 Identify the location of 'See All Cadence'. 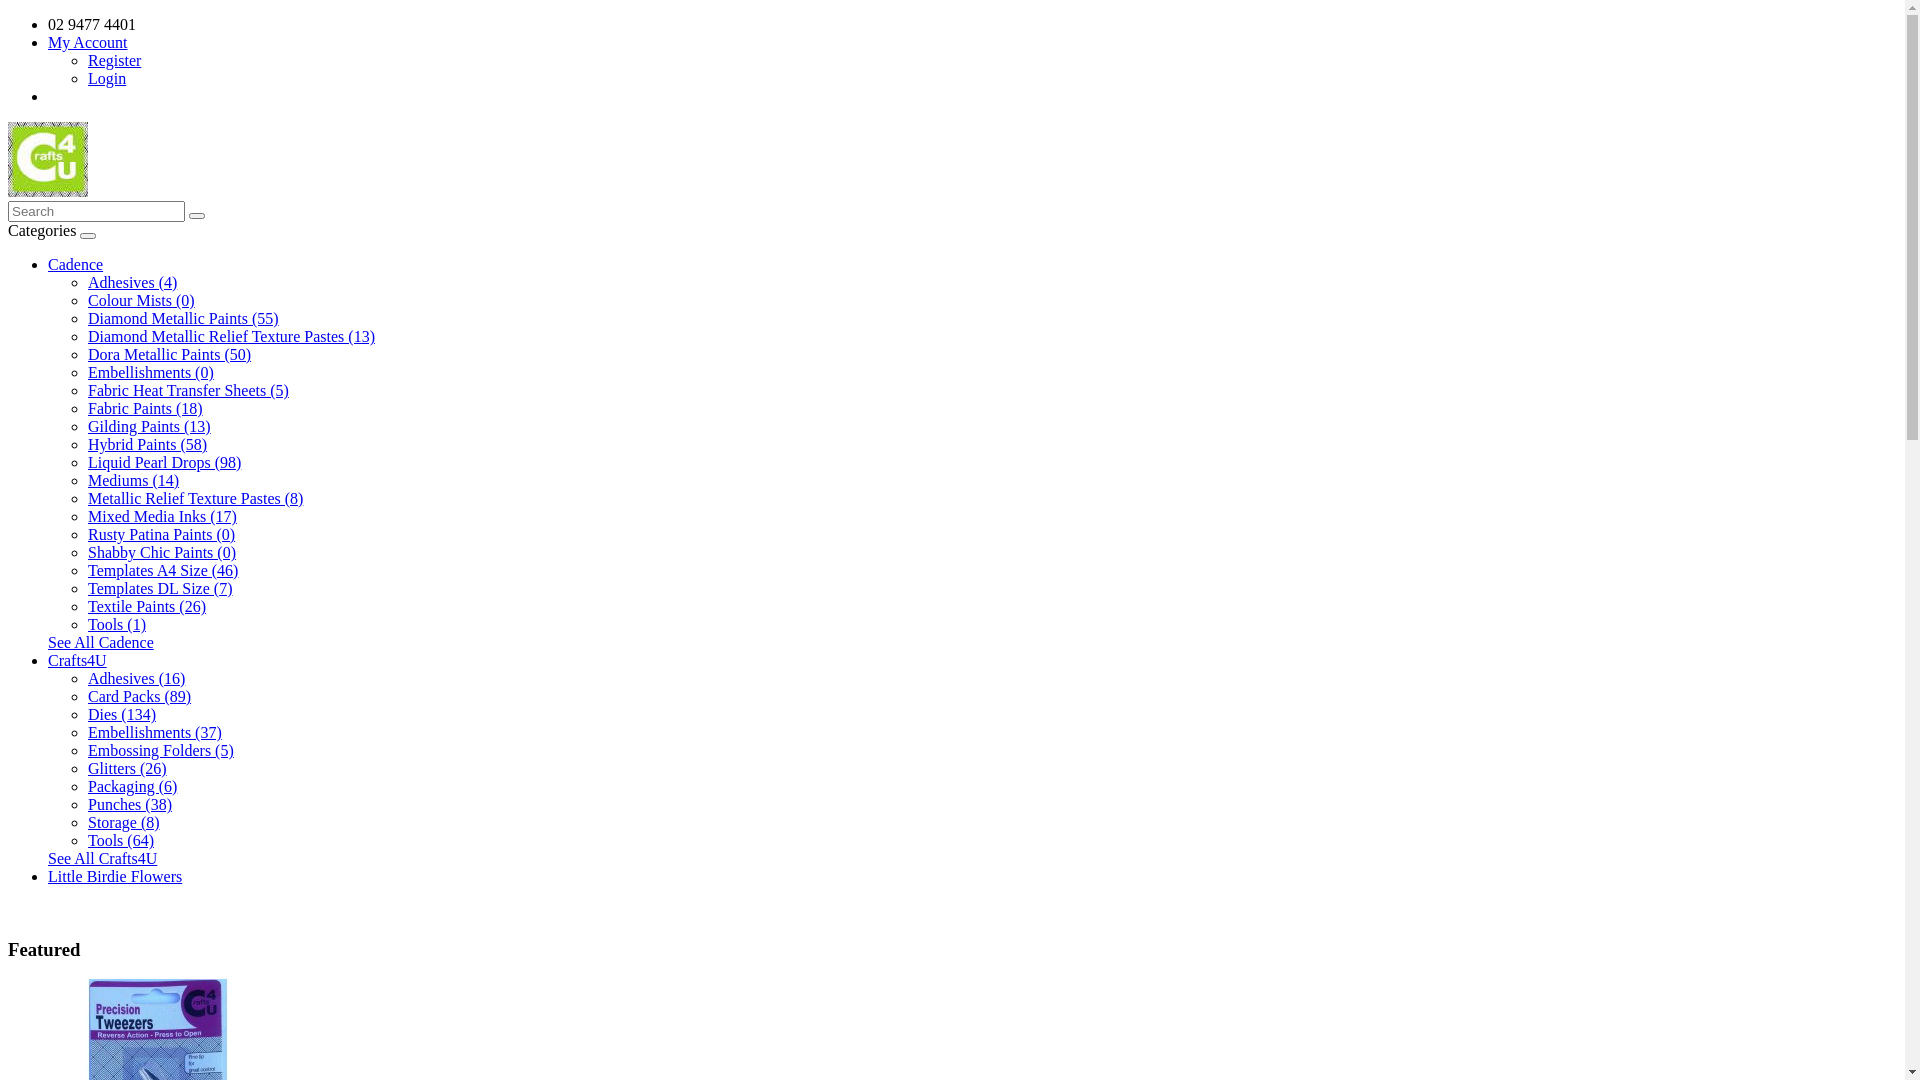
(48, 642).